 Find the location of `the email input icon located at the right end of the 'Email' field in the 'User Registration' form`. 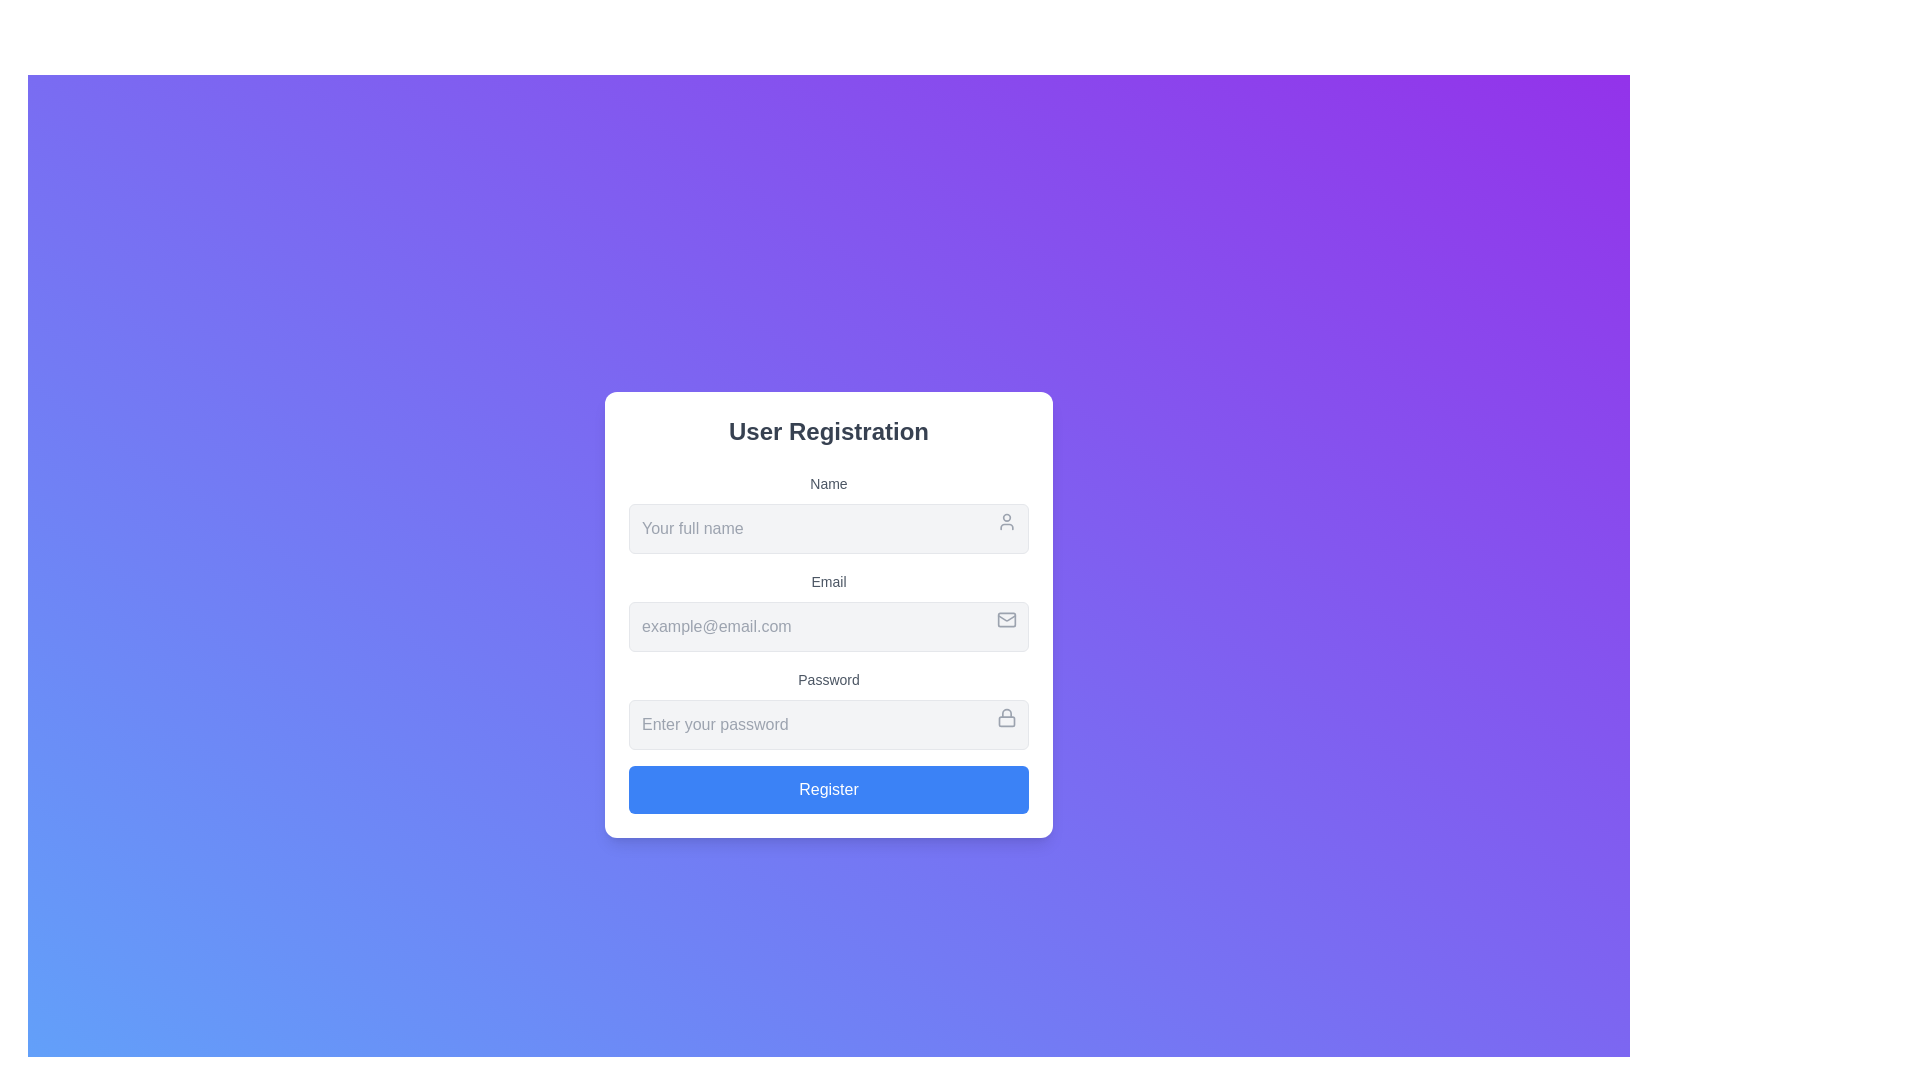

the email input icon located at the right end of the 'Email' field in the 'User Registration' form is located at coordinates (1007, 619).